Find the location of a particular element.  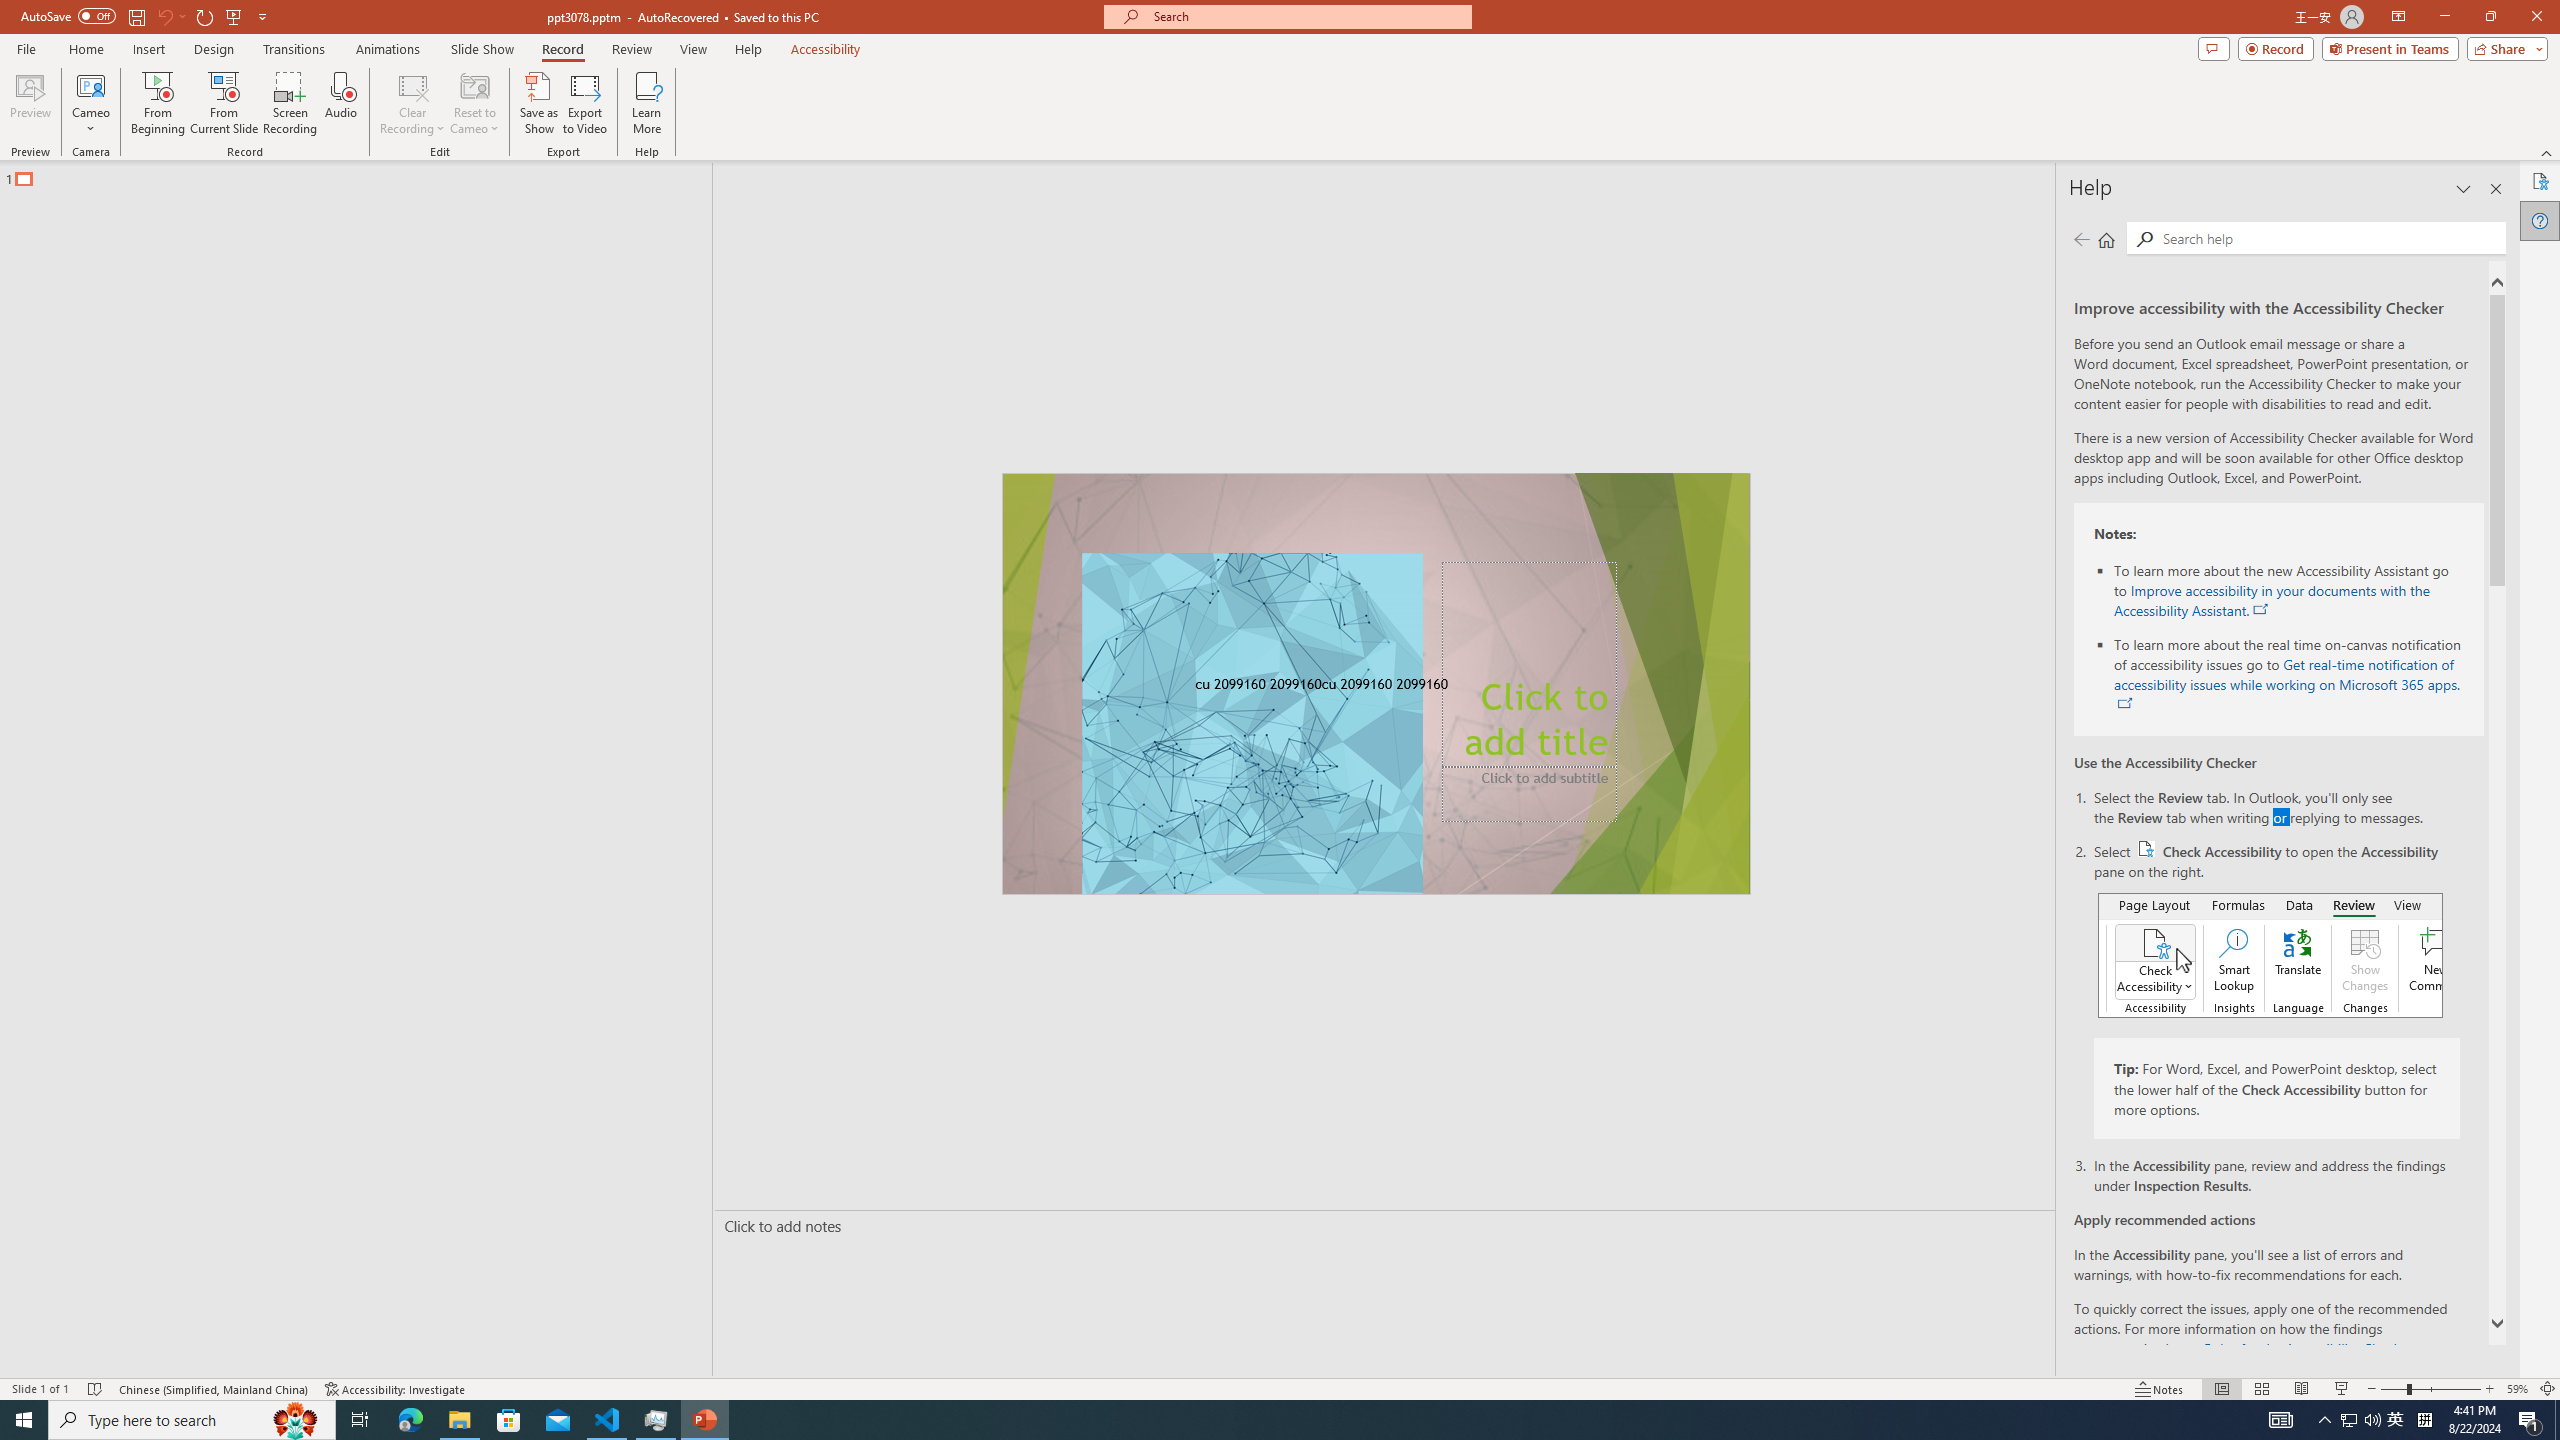

'Export to Video' is located at coordinates (583, 103).